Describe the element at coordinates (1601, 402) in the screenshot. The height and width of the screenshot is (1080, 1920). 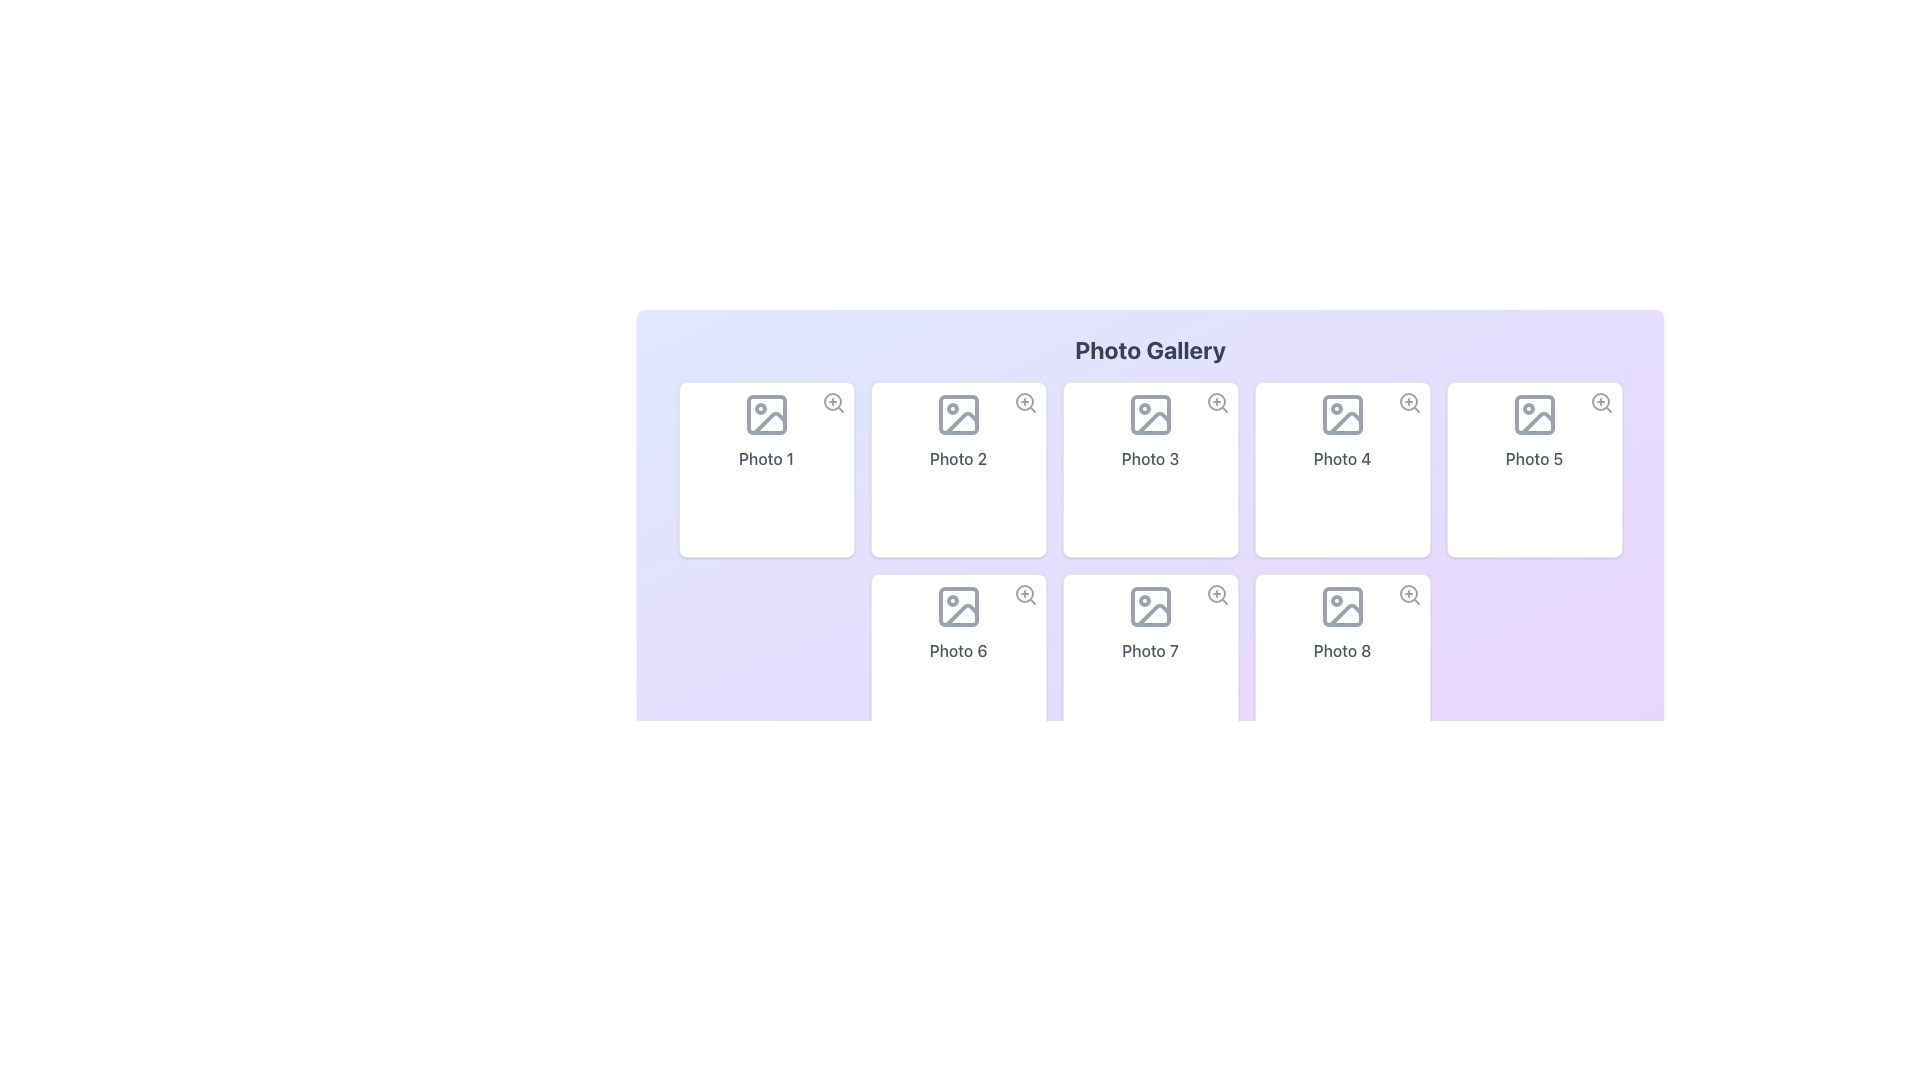
I see `the circular magnifying glass button with a plus sign inside, located at the top-right corner of the 'Photo 5' card in the photo gallery grid` at that location.